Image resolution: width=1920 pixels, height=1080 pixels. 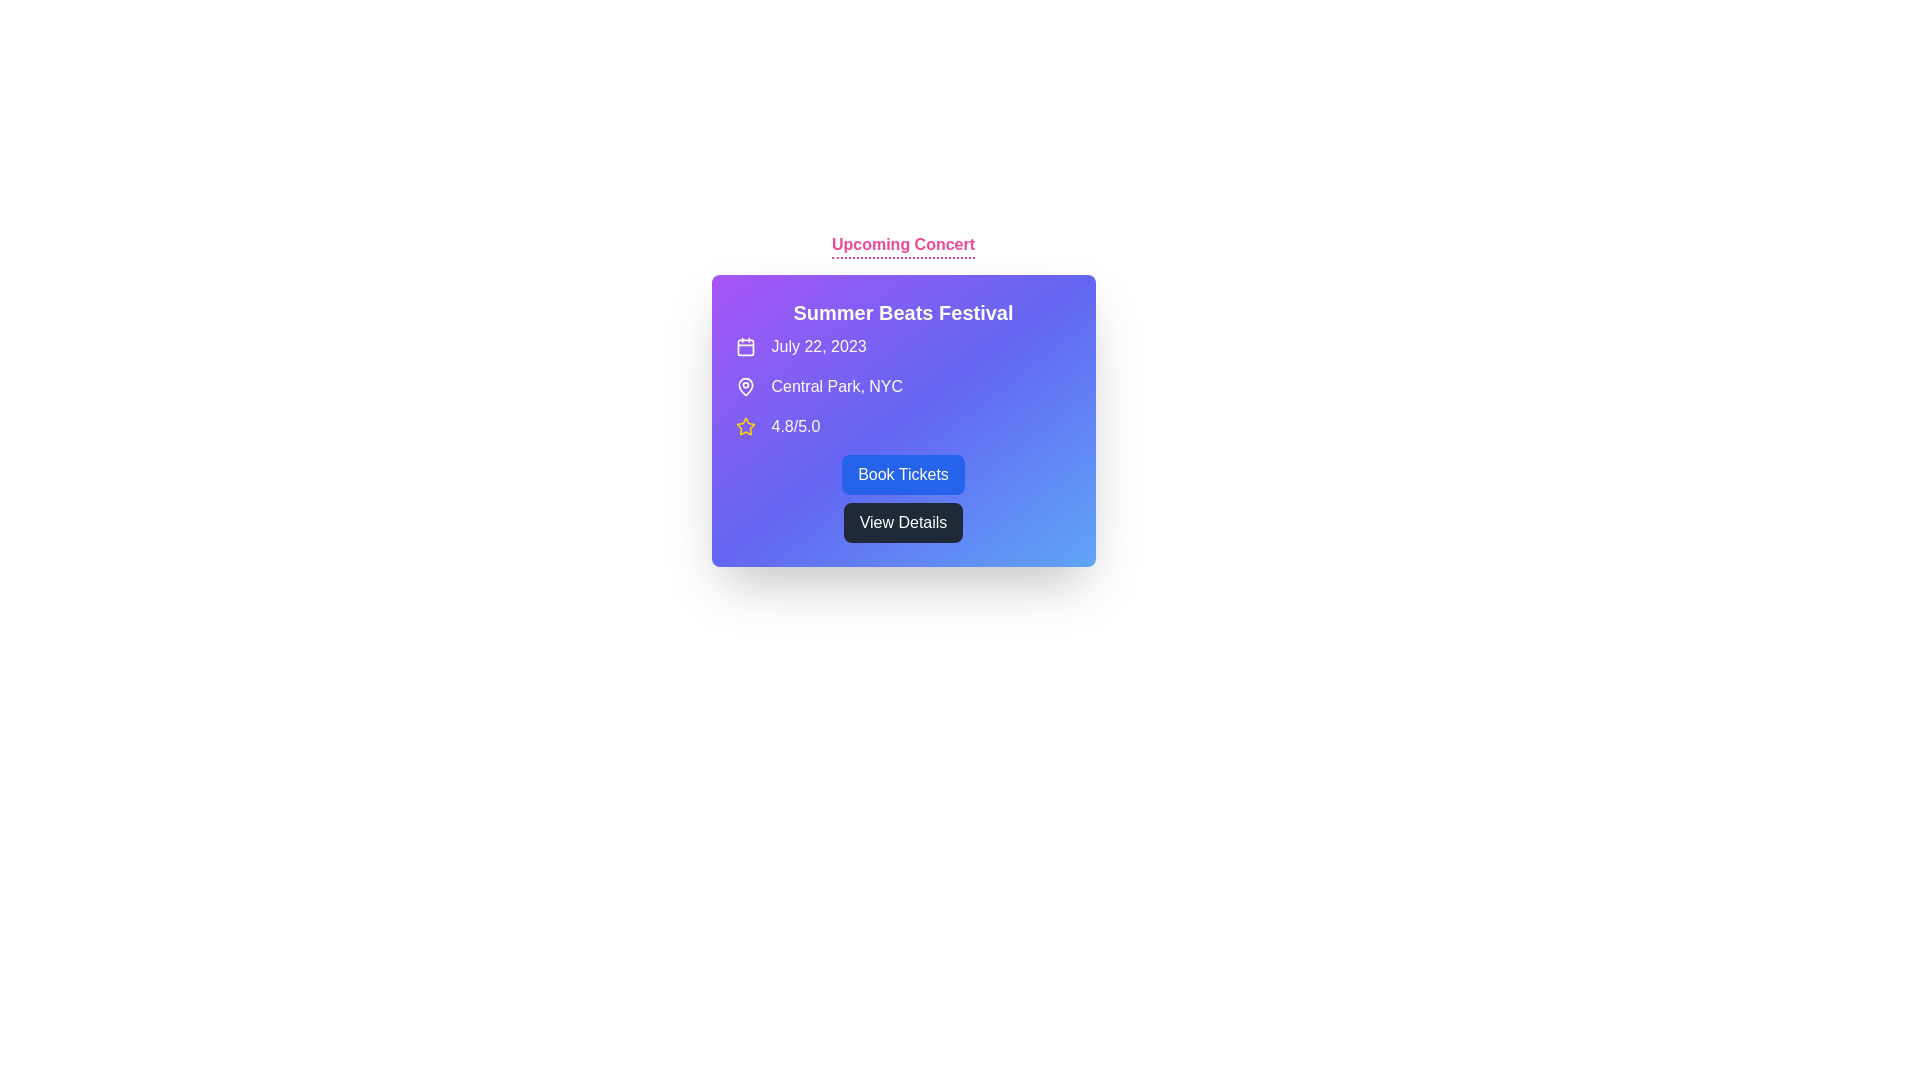 What do you see at coordinates (744, 386) in the screenshot?
I see `the map pin icon located to the left of the text 'Central Park, NYC', which is the first element in its horizontally aligned group` at bounding box center [744, 386].